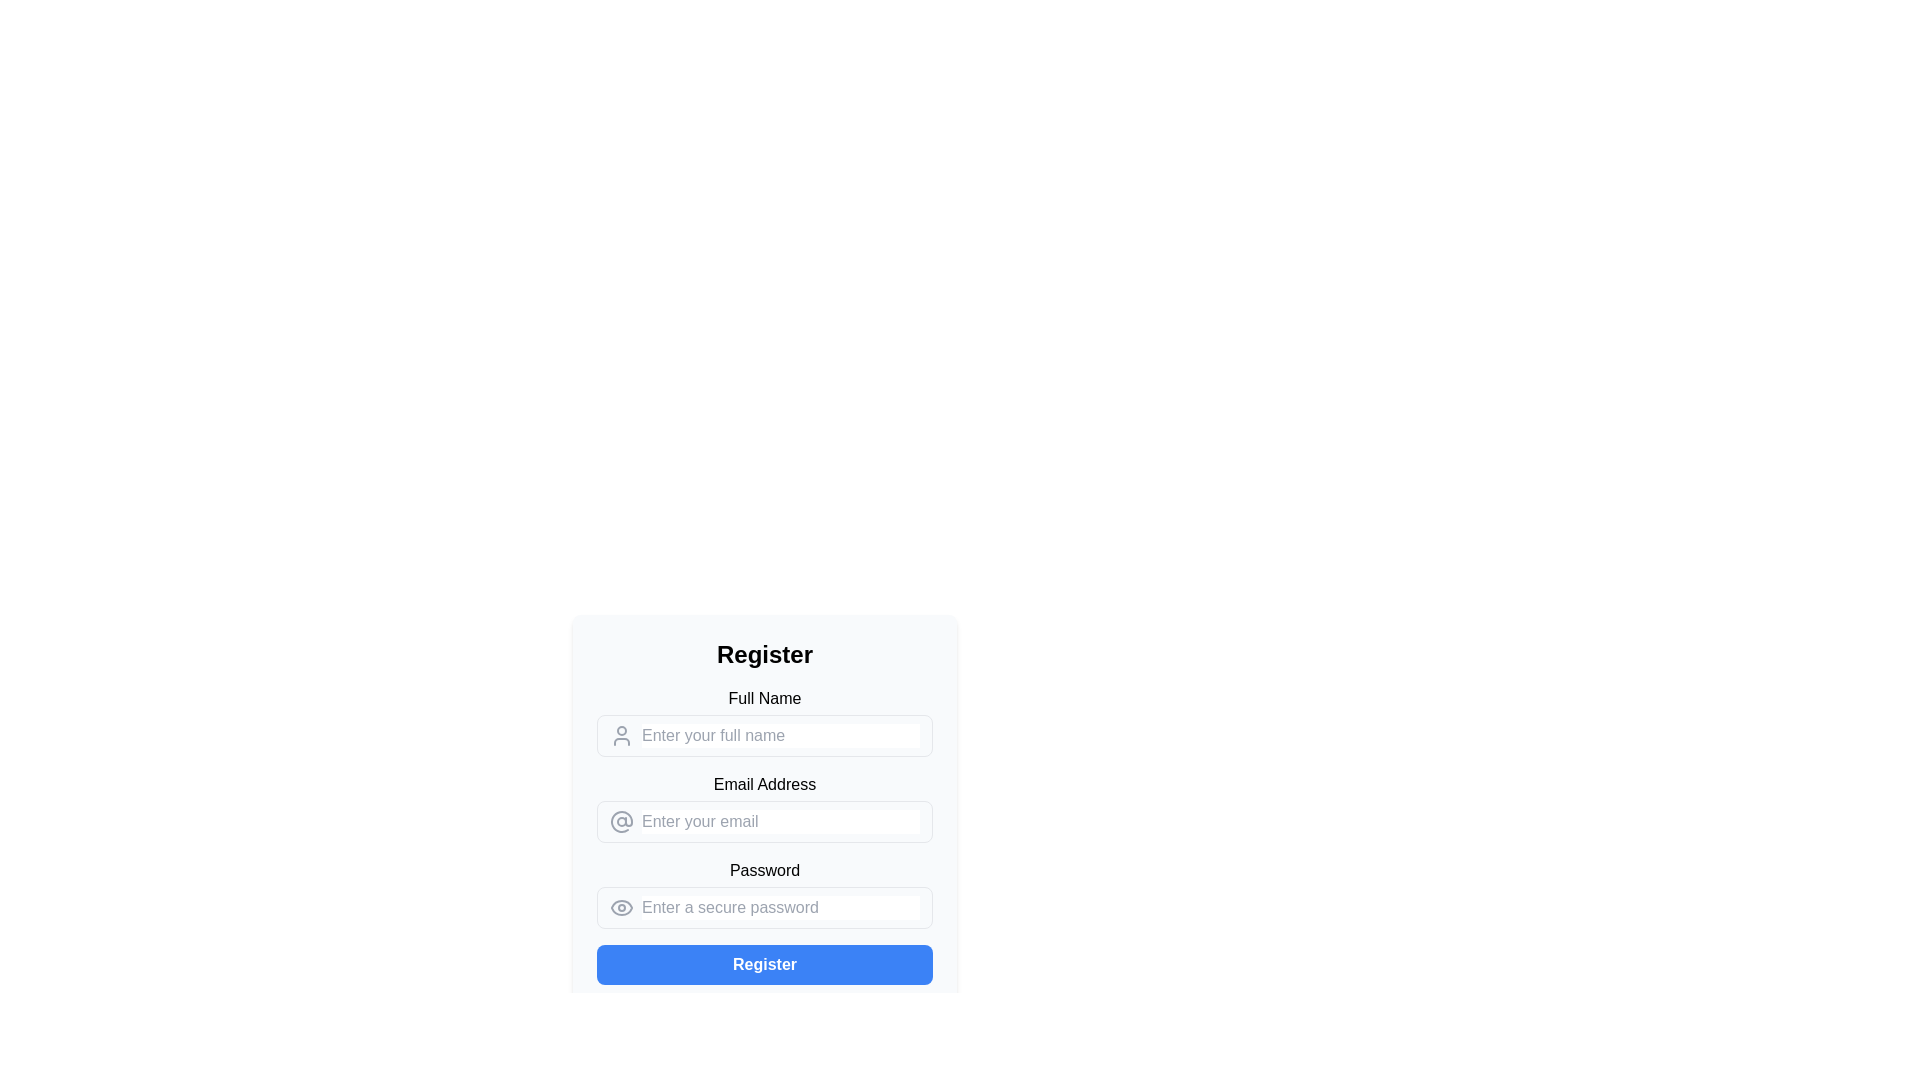 The image size is (1920, 1080). Describe the element at coordinates (763, 721) in the screenshot. I see `the text input field for full name located in the 'Register' form, which is the first input field below the 'Full Name' label` at that location.